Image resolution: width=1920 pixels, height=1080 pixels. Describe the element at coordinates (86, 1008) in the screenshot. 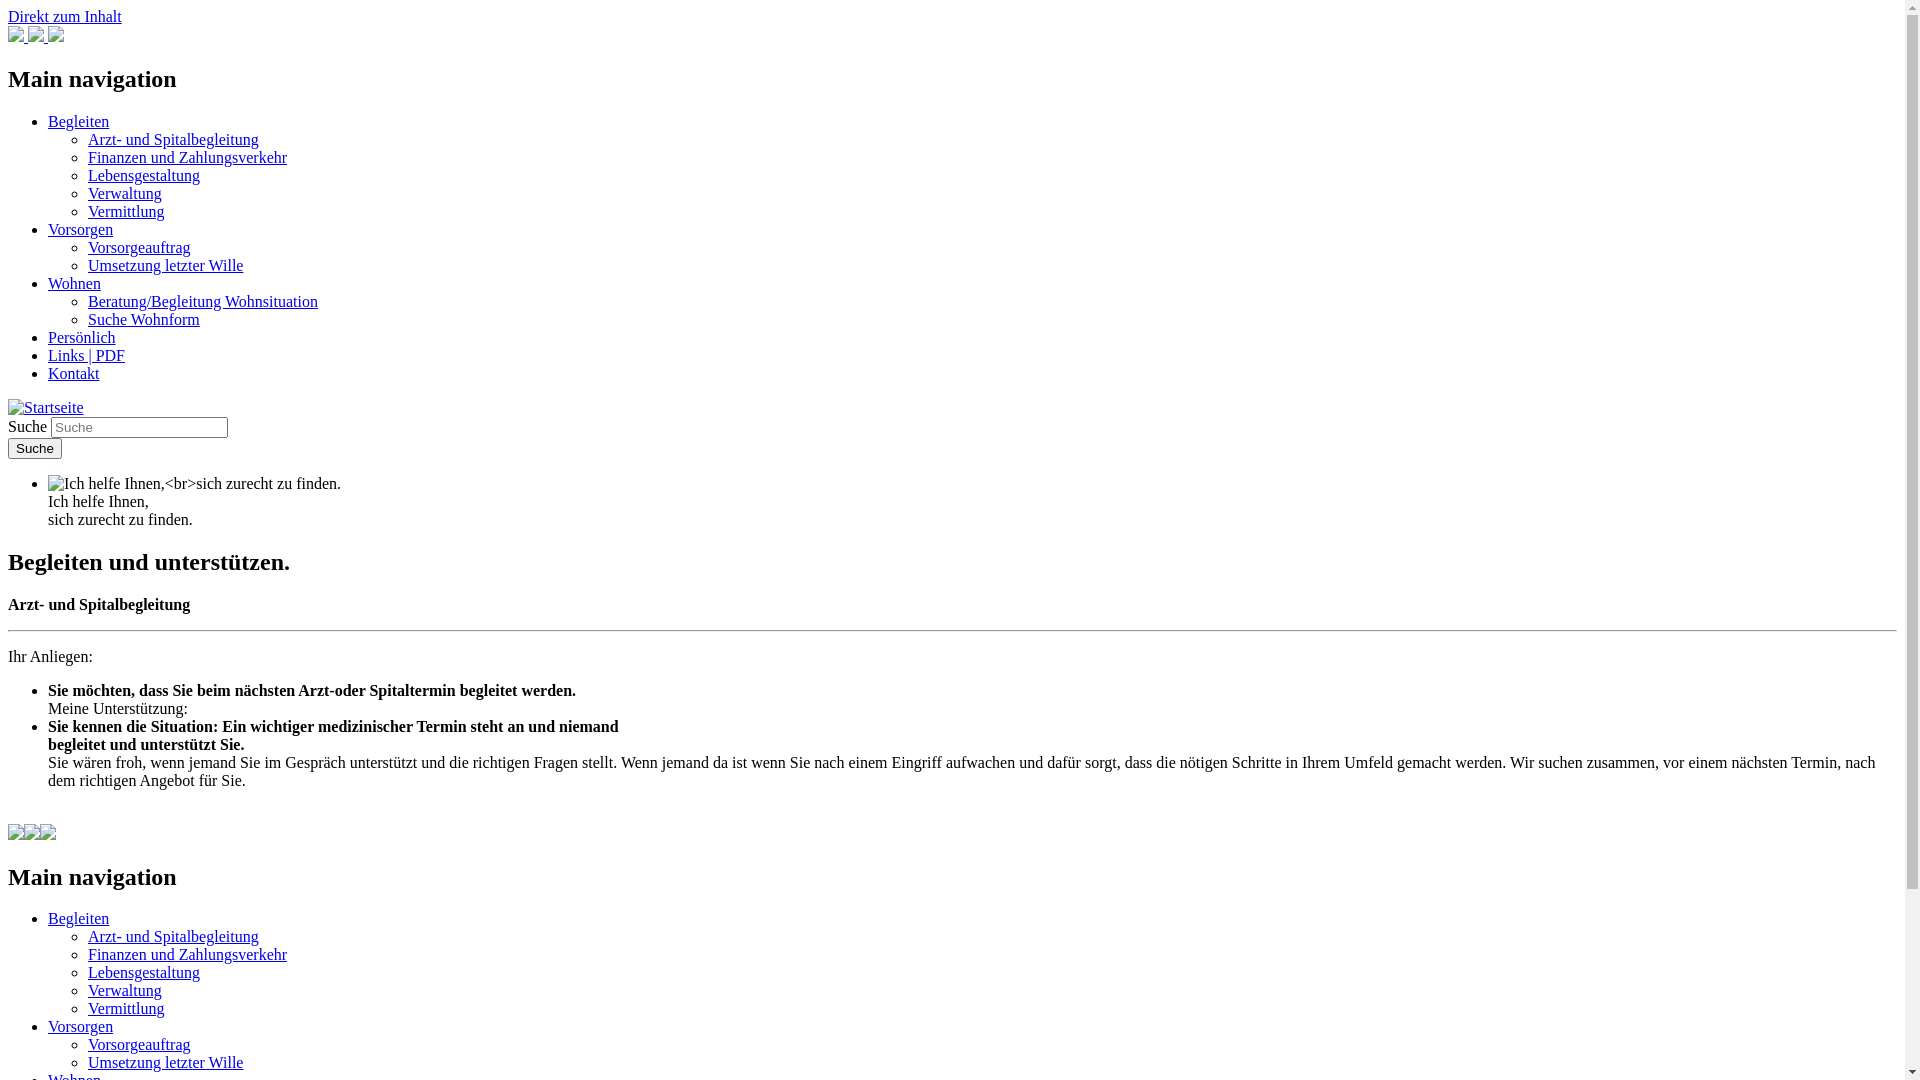

I see `'Vermittlung'` at that location.